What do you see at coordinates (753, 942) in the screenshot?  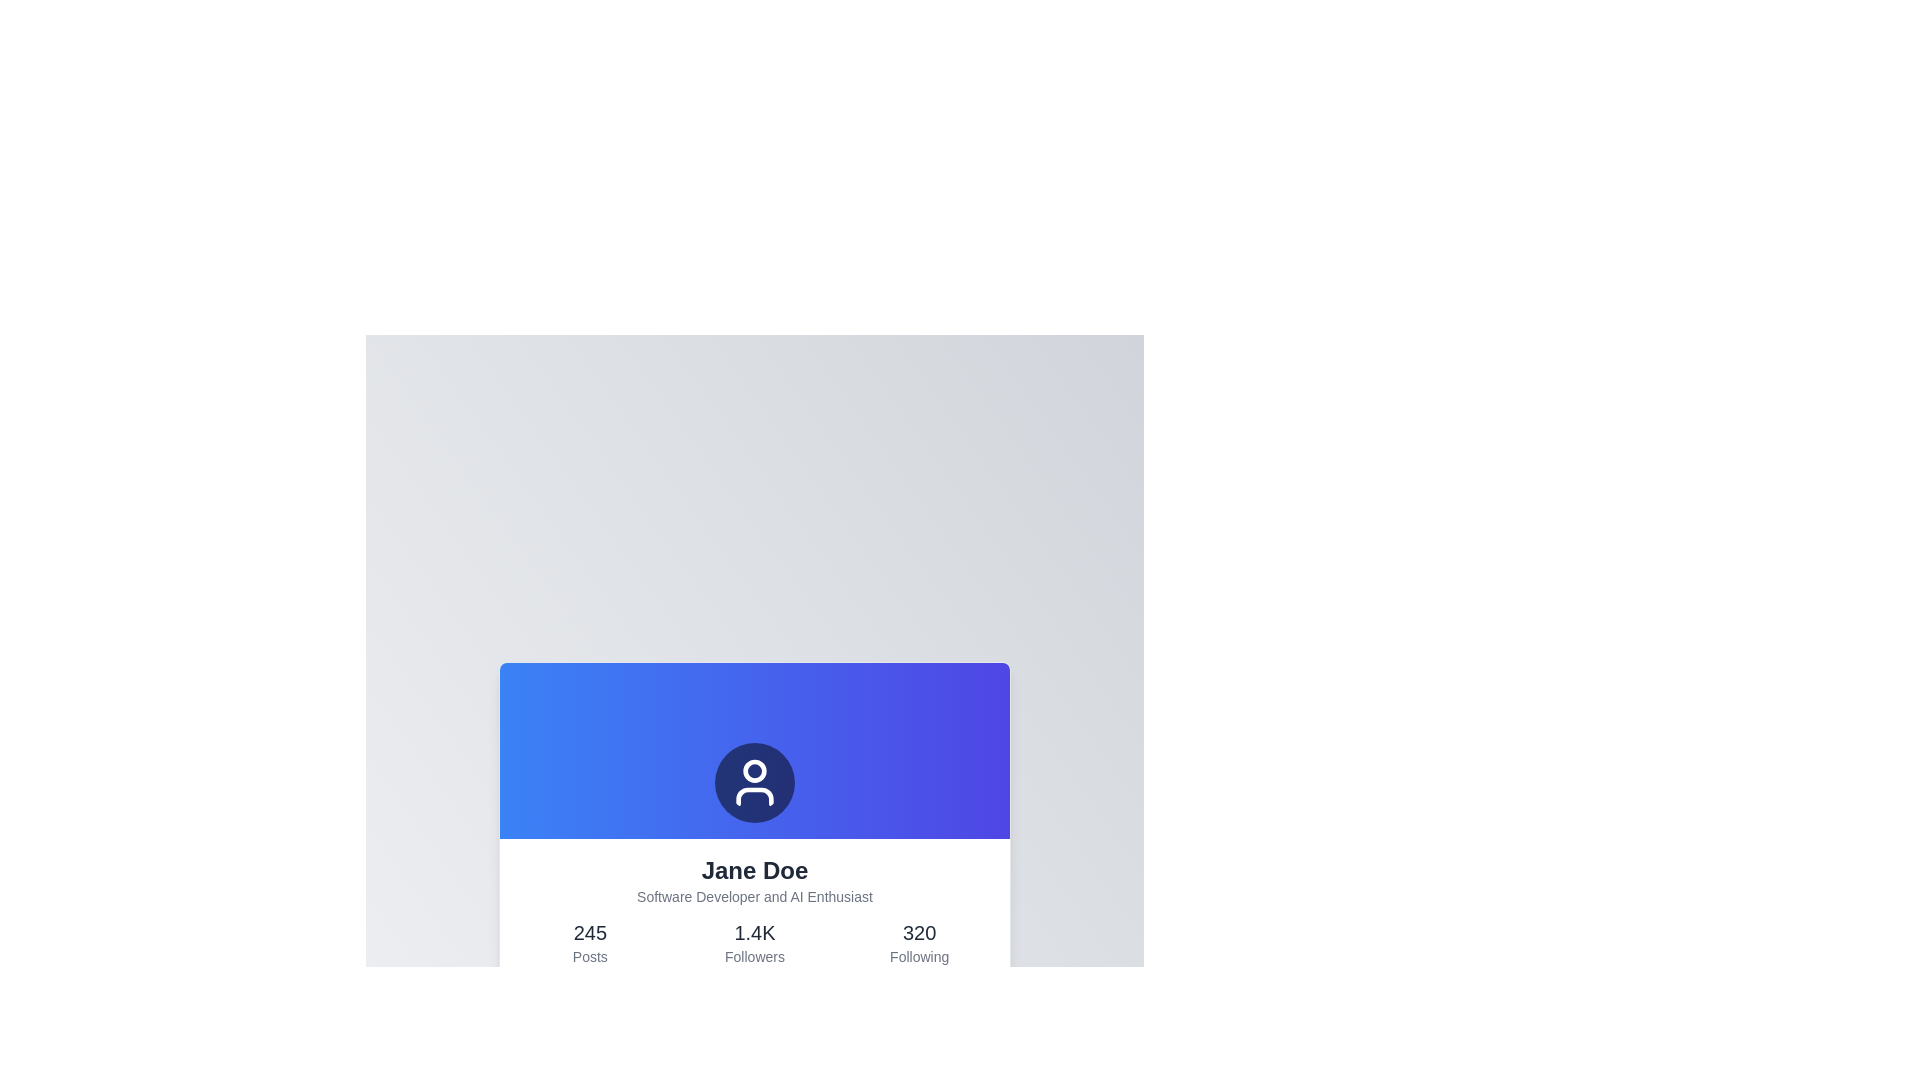 I see `the user statistics element displaying 'Posts', 'Followers', and 'Following' values, which is located directly below the user's name and description` at bounding box center [753, 942].